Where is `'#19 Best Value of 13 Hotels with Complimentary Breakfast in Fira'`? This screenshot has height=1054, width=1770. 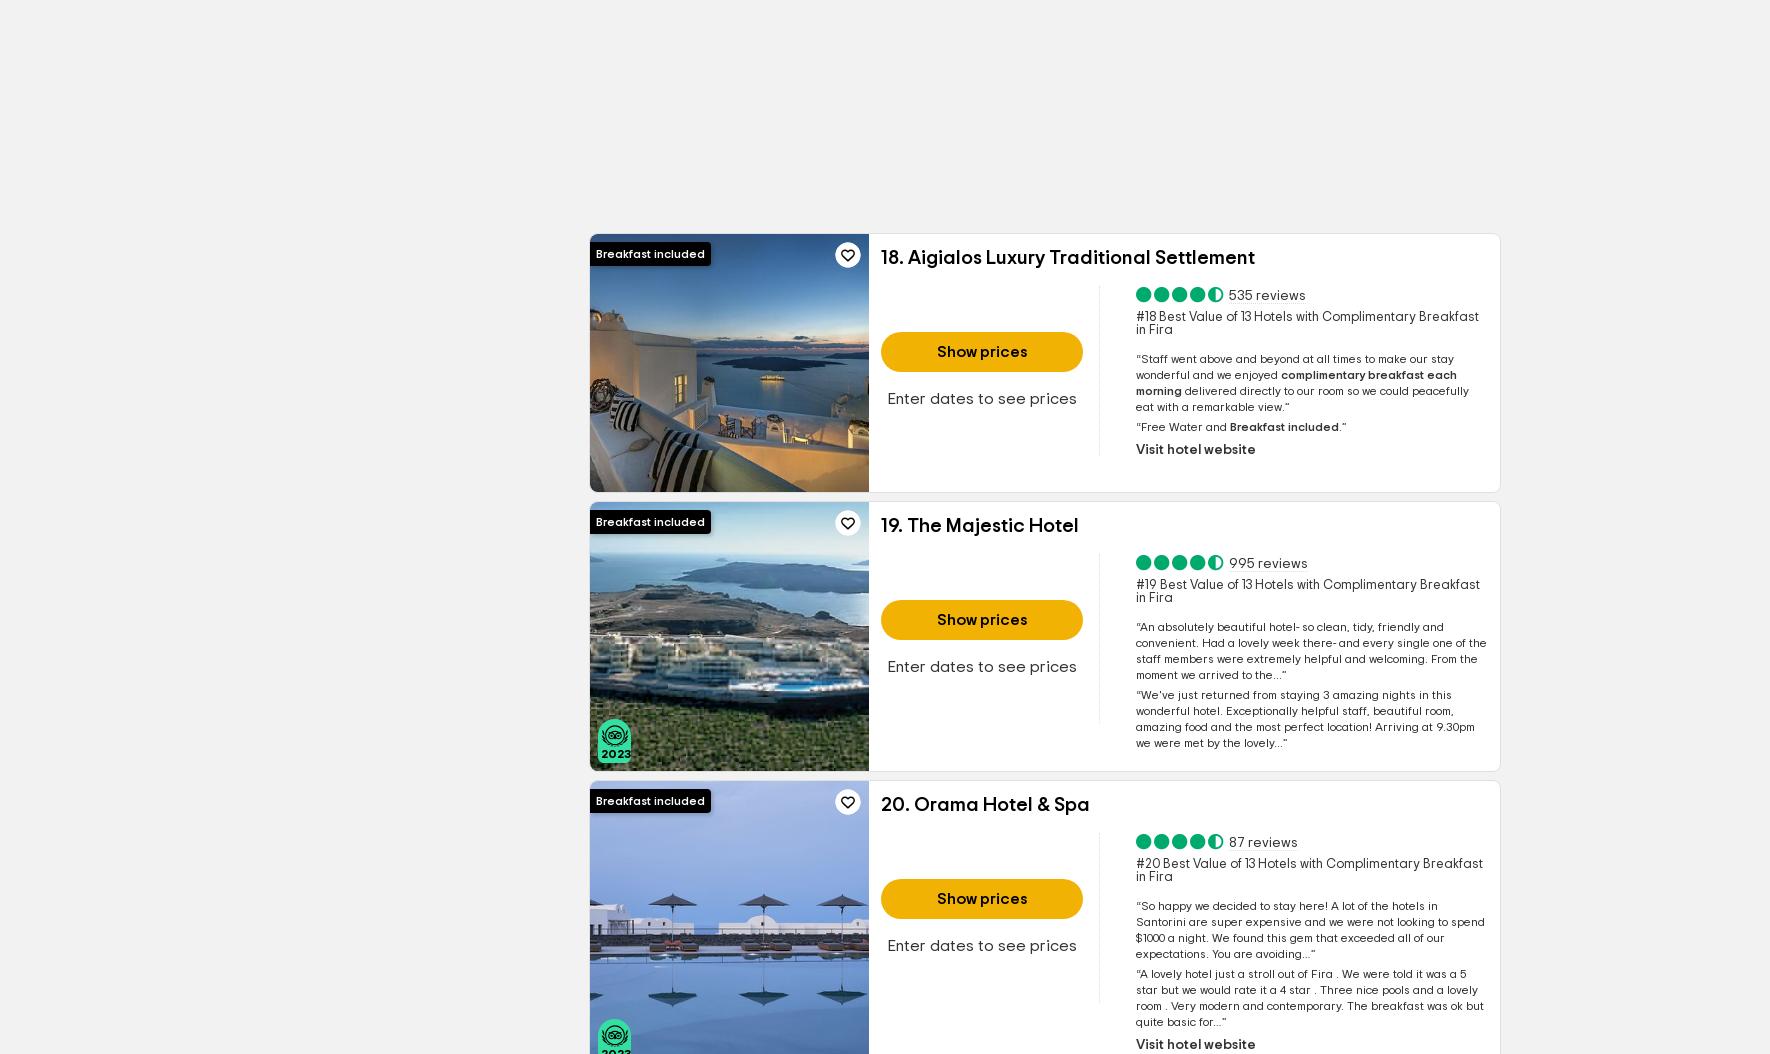 '#19 Best Value of 13 Hotels with Complimentary Breakfast in Fira' is located at coordinates (1134, 591).